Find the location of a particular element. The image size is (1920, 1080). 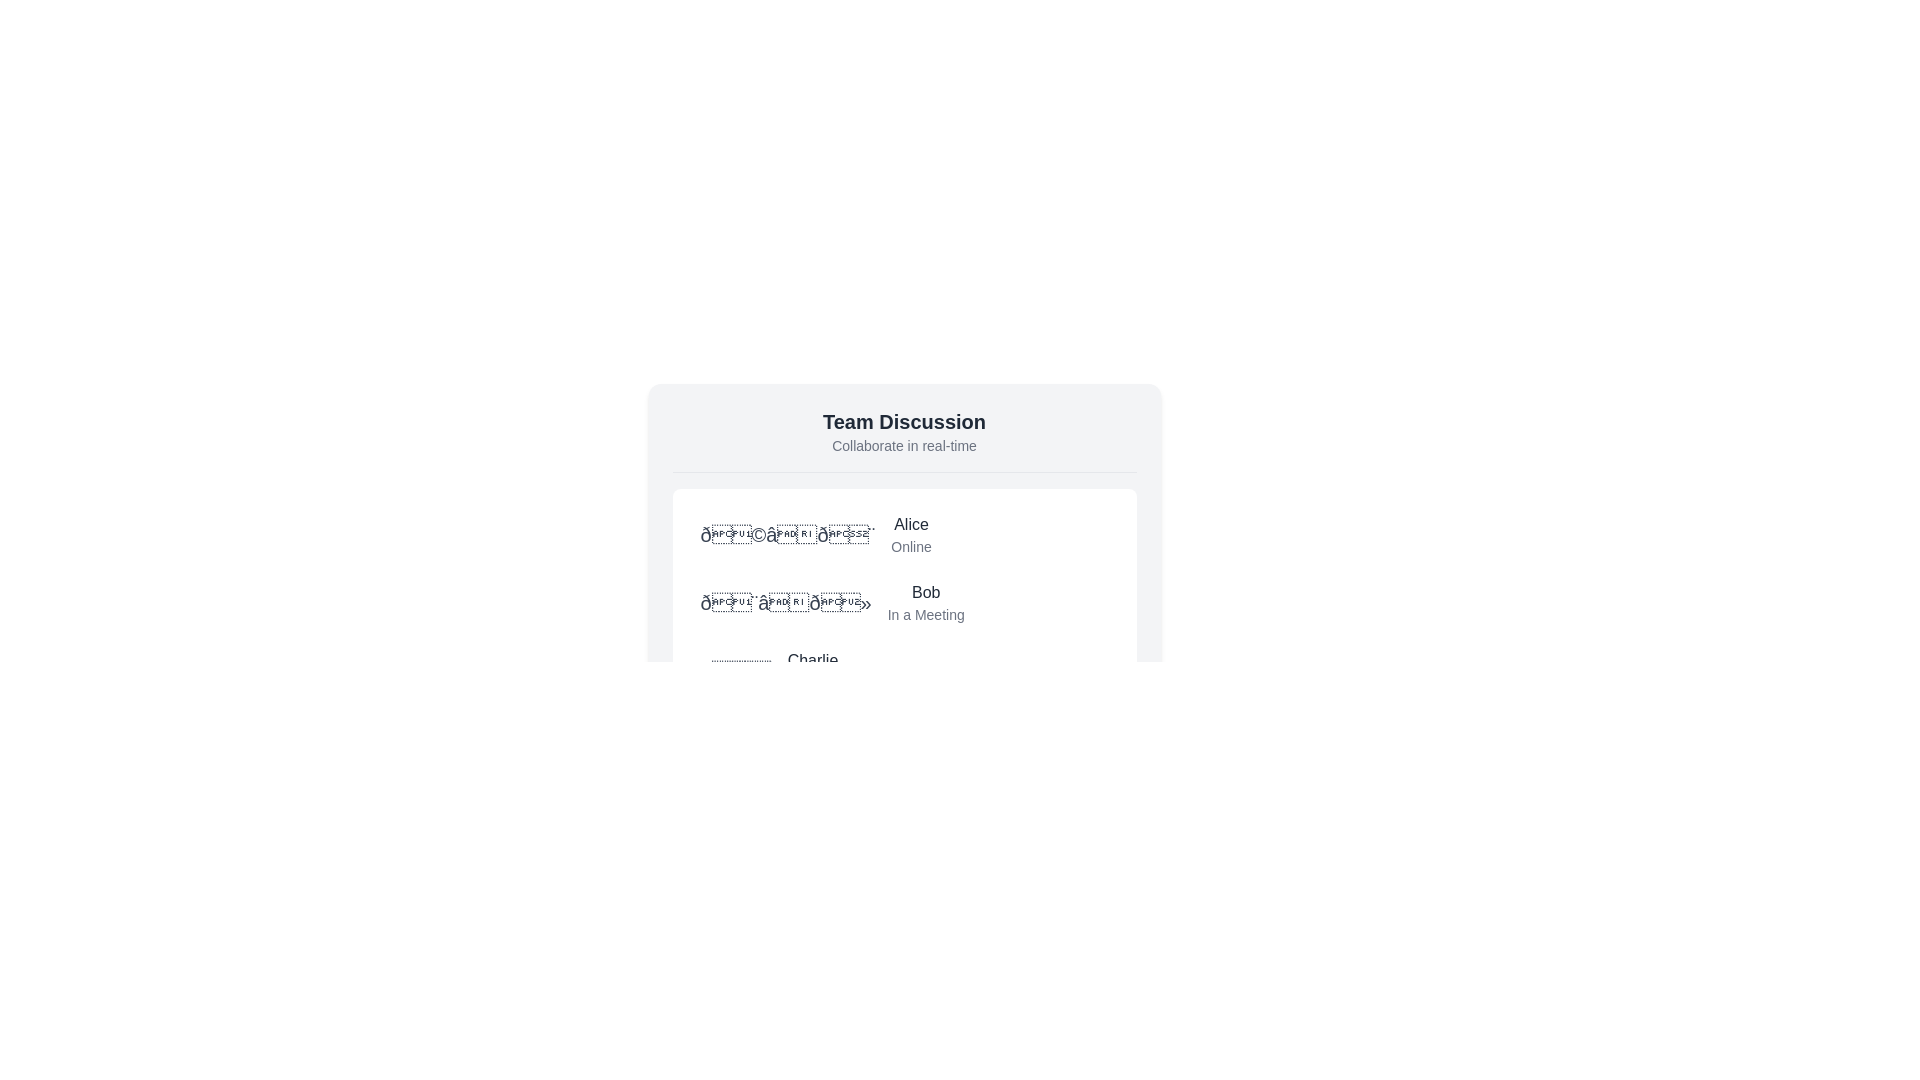

the text label displaying the name 'Bob', which is prominently styled in bold dark gray font against a light background and located below the entry labeled 'Alice' is located at coordinates (925, 592).